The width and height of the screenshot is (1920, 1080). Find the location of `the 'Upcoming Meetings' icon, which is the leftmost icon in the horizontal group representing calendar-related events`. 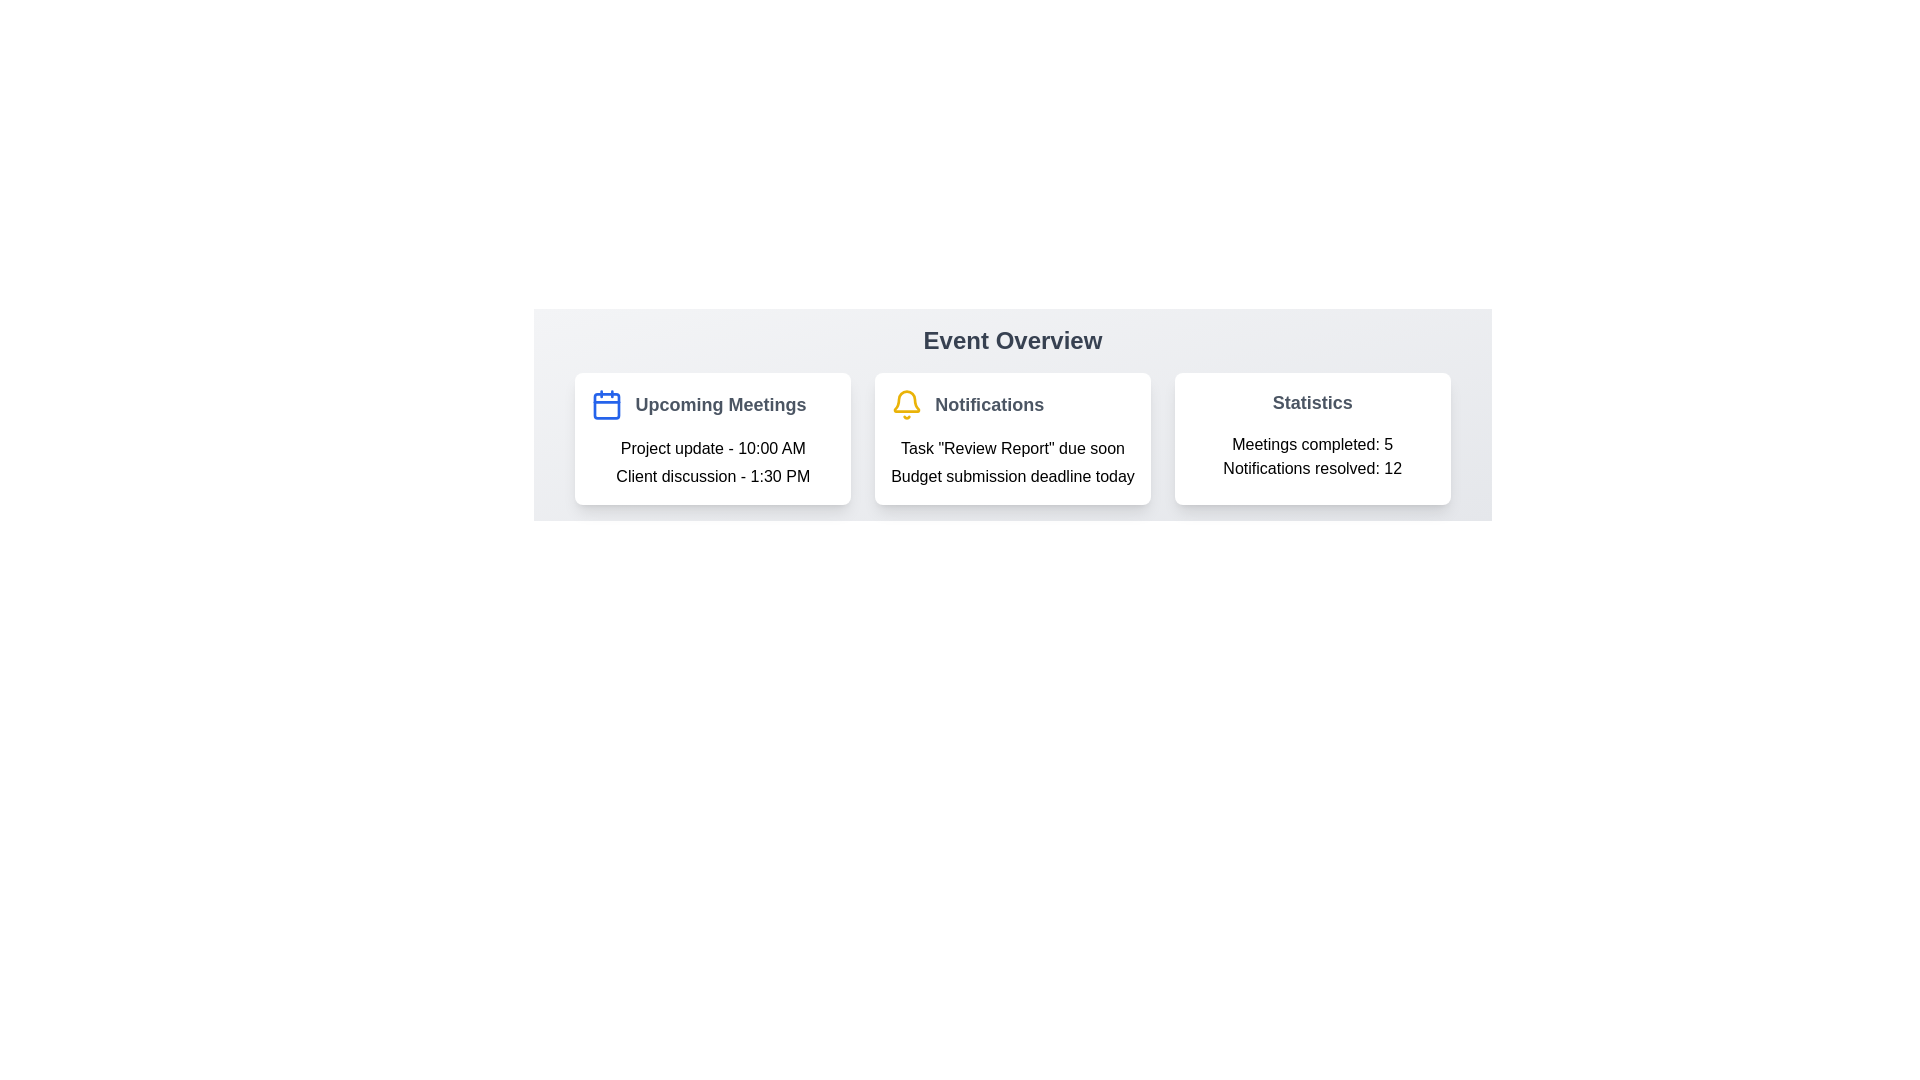

the 'Upcoming Meetings' icon, which is the leftmost icon in the horizontal group representing calendar-related events is located at coordinates (606, 405).